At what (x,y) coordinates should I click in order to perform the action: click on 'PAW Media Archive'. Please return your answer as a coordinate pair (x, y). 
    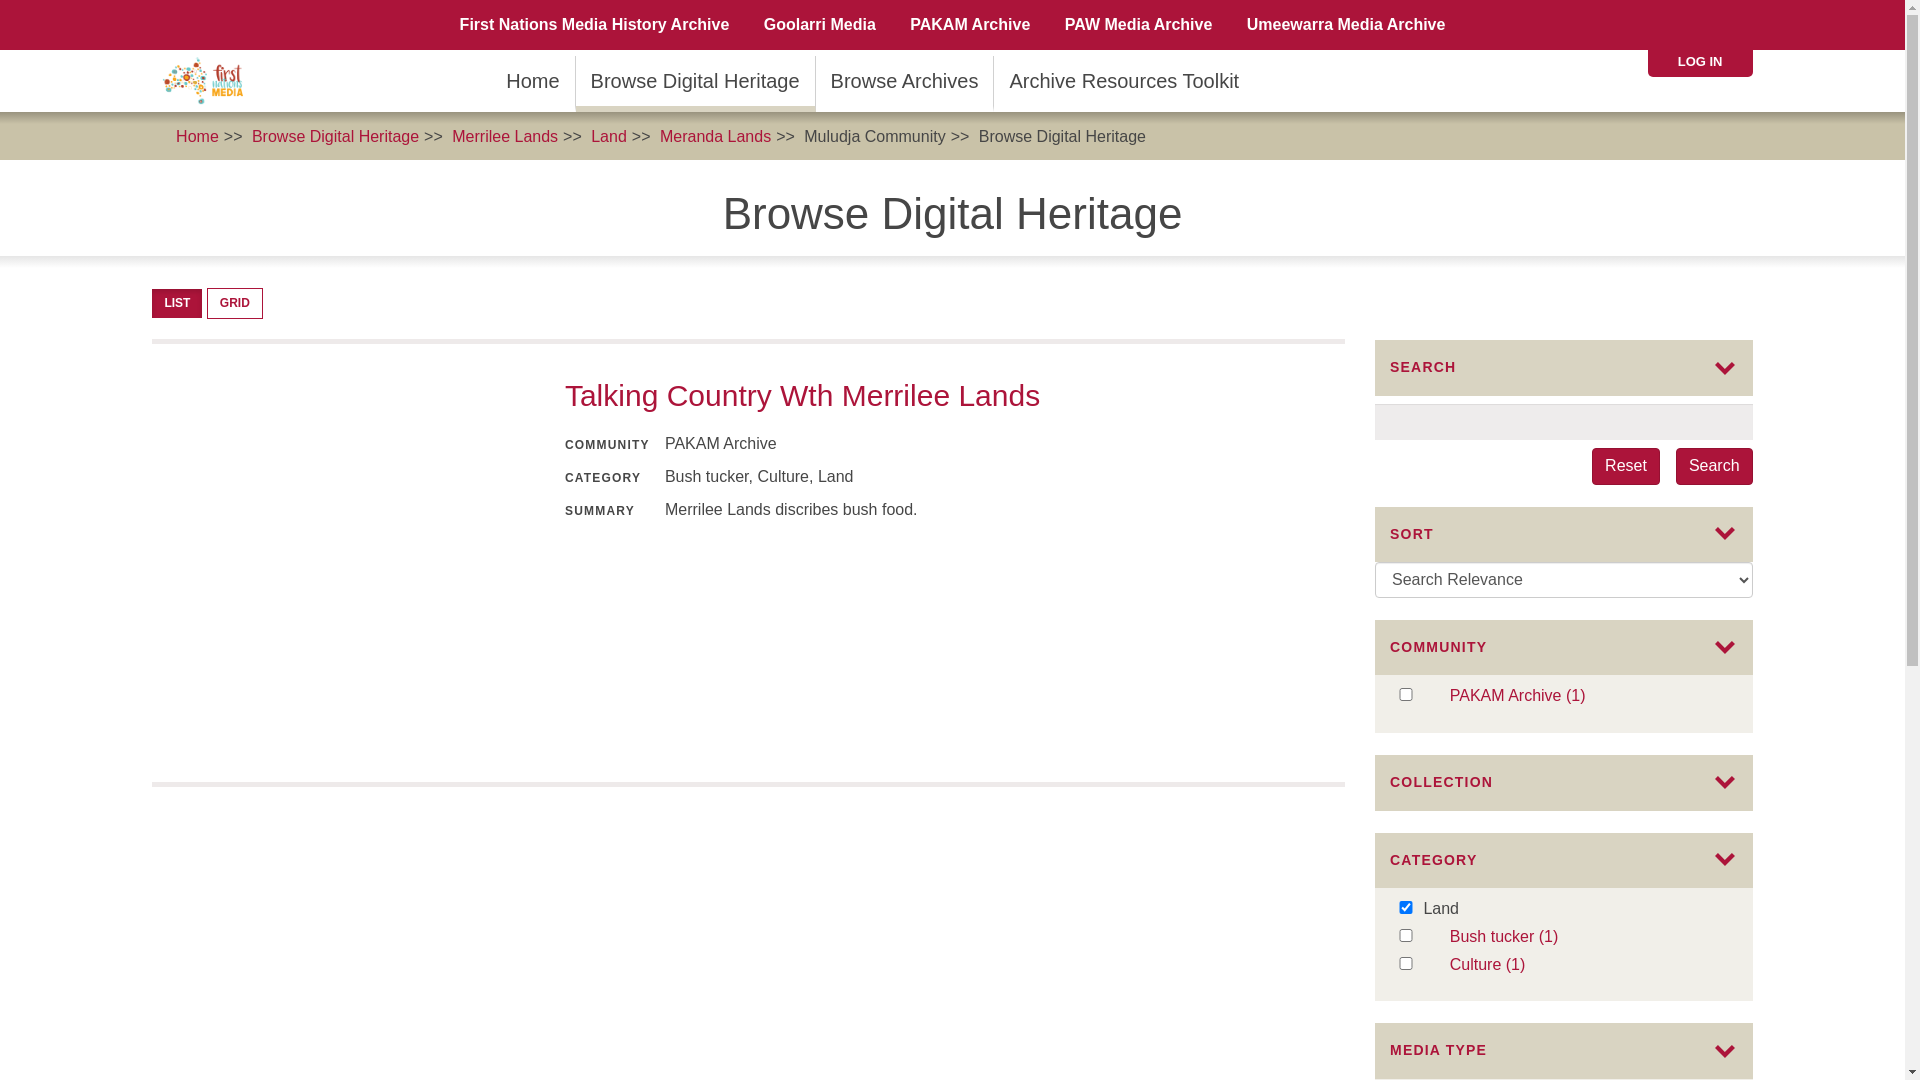
    Looking at the image, I should click on (1138, 24).